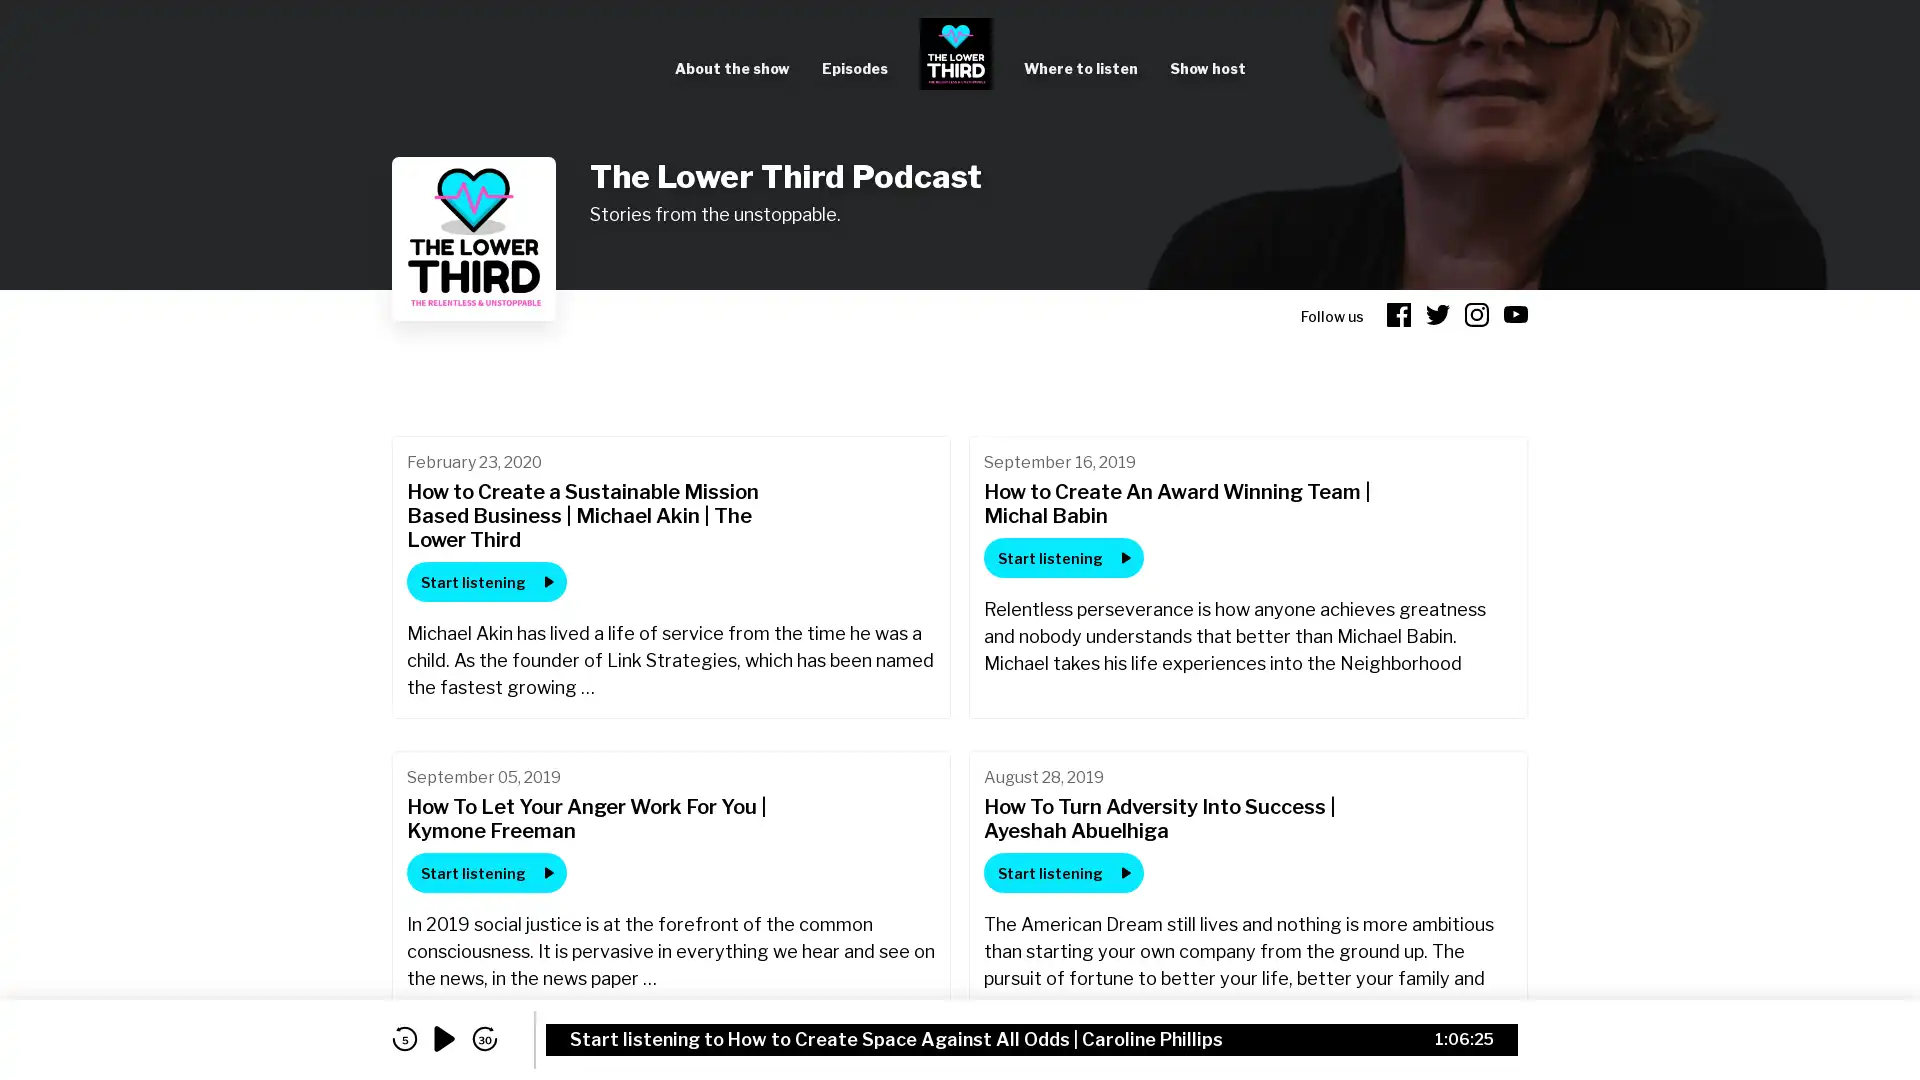 This screenshot has width=1920, height=1080. Describe the element at coordinates (485, 871) in the screenshot. I see `Start listening` at that location.